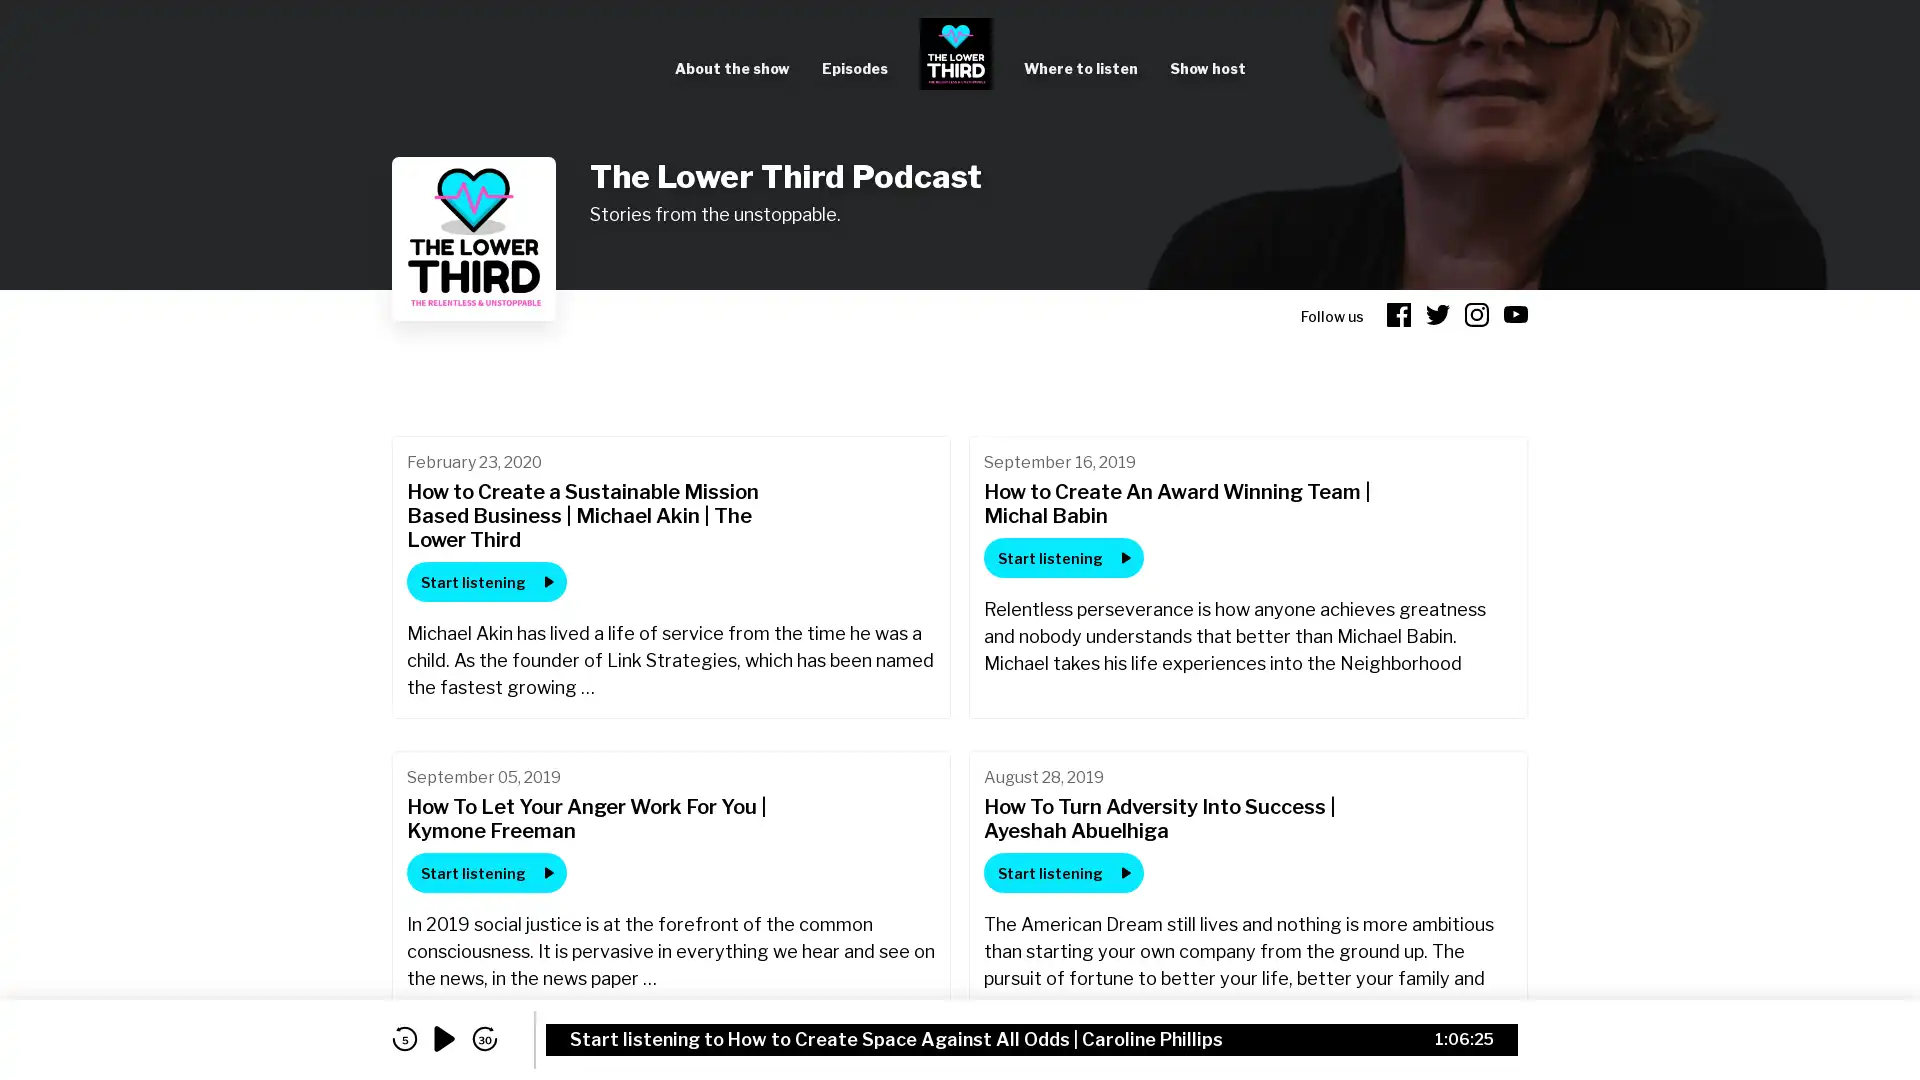 This screenshot has width=1920, height=1080. Describe the element at coordinates (485, 871) in the screenshot. I see `Start listening` at that location.